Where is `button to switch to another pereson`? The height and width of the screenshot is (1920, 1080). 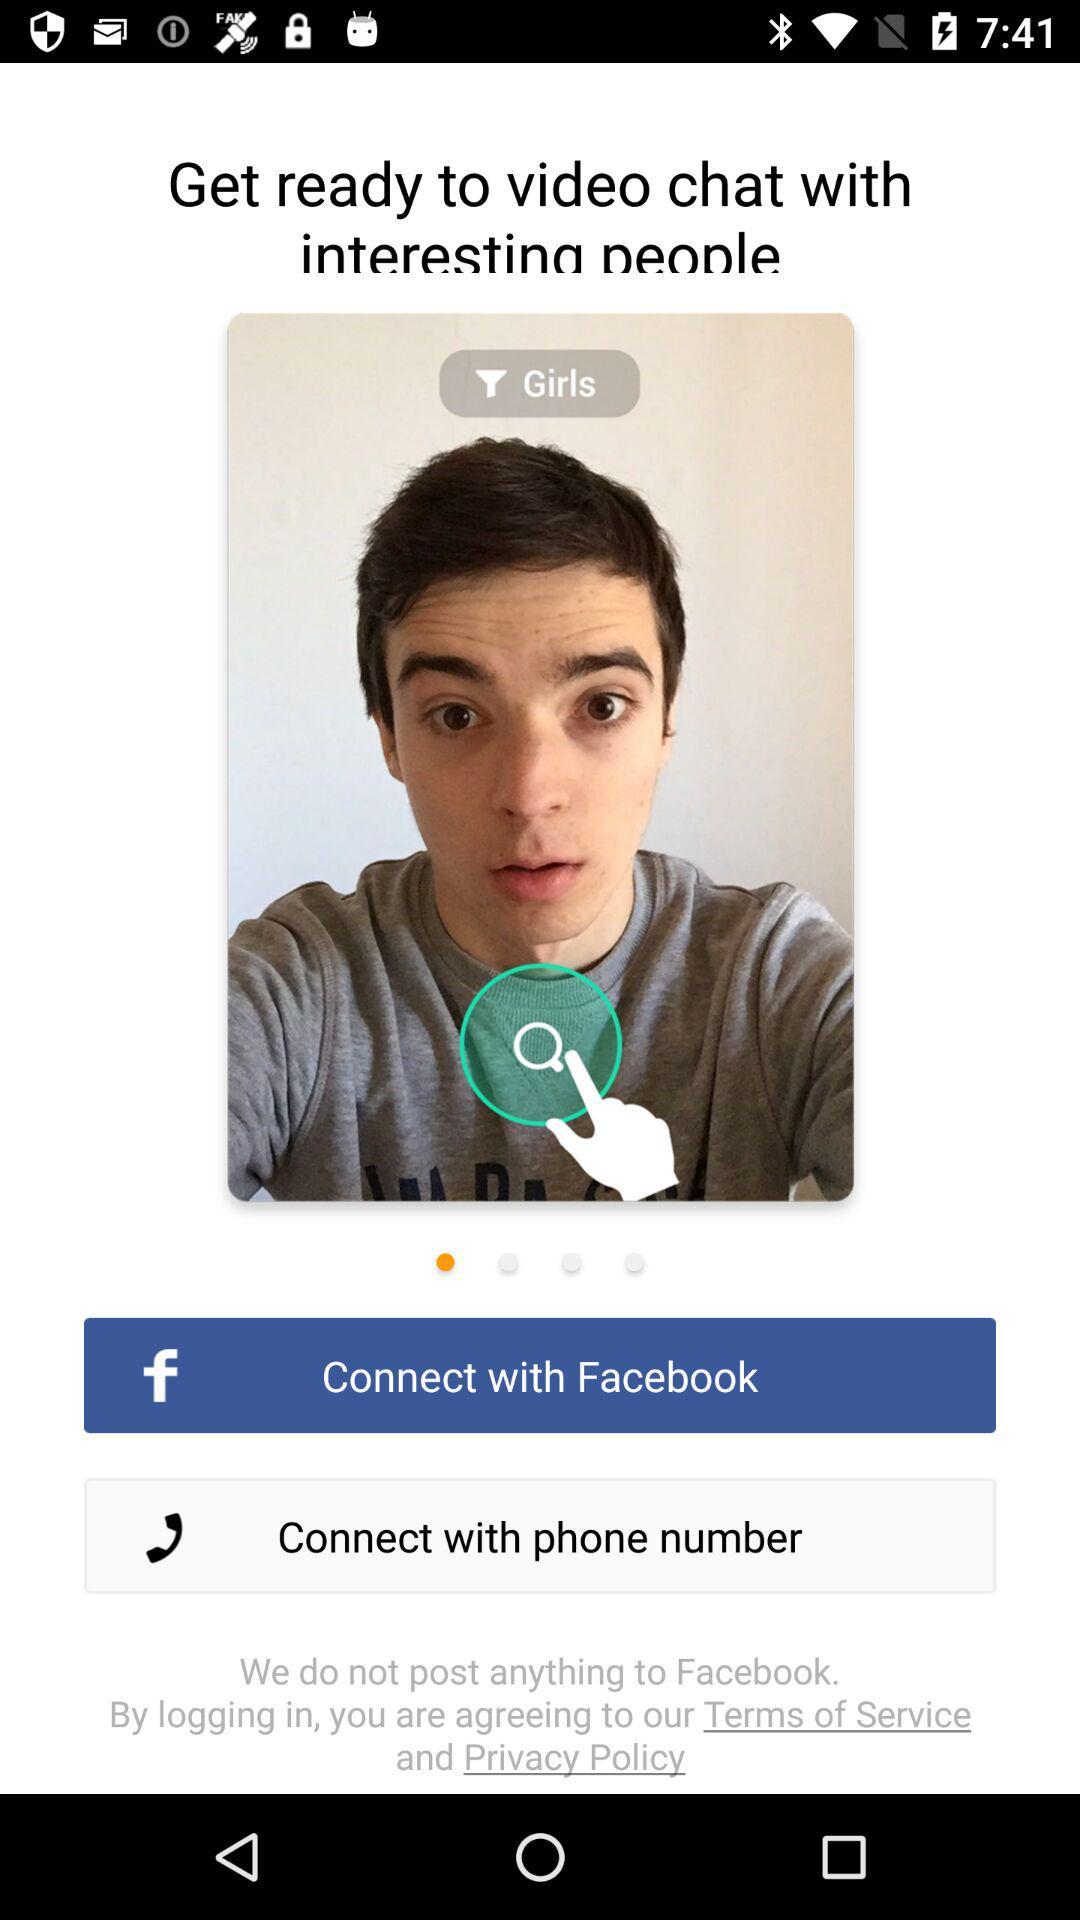 button to switch to another pereson is located at coordinates (571, 1261).